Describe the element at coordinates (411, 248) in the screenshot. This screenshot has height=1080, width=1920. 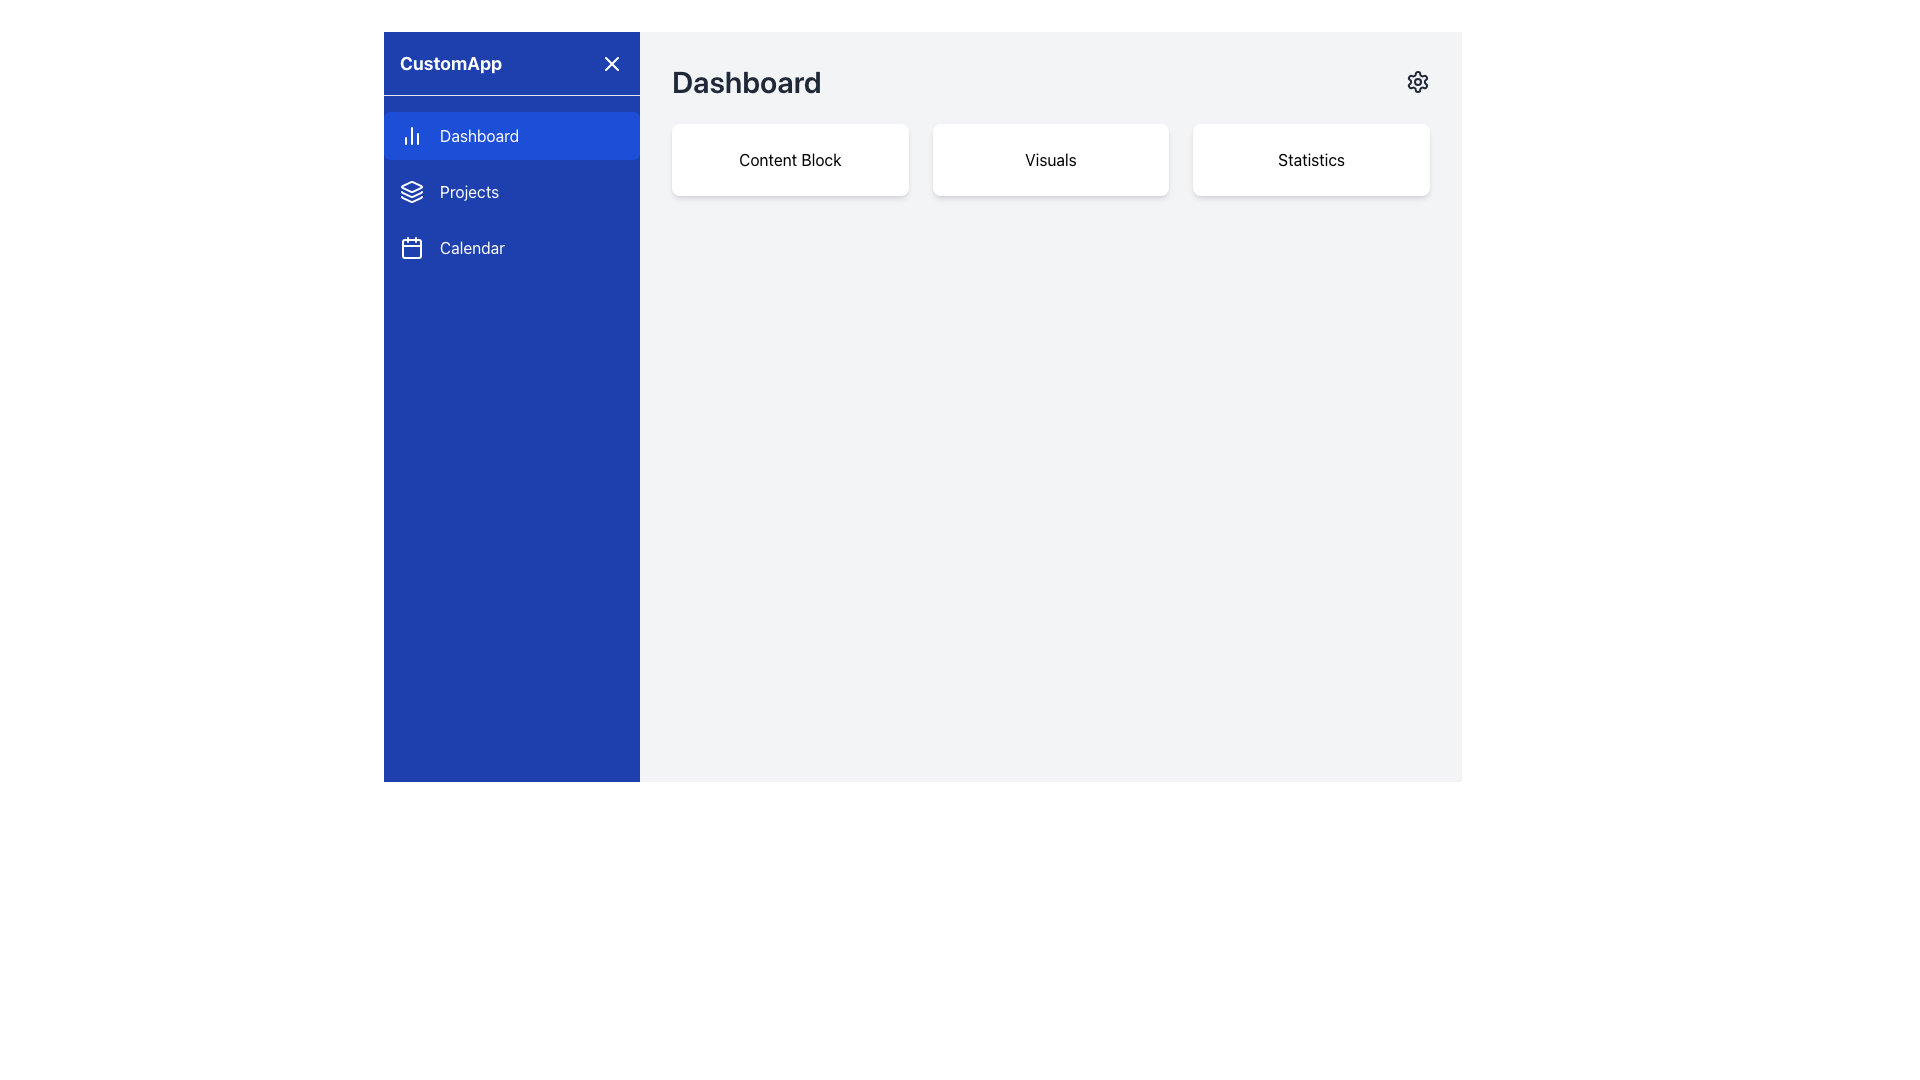
I see `the calendar icon in the left sidebar menu` at that location.